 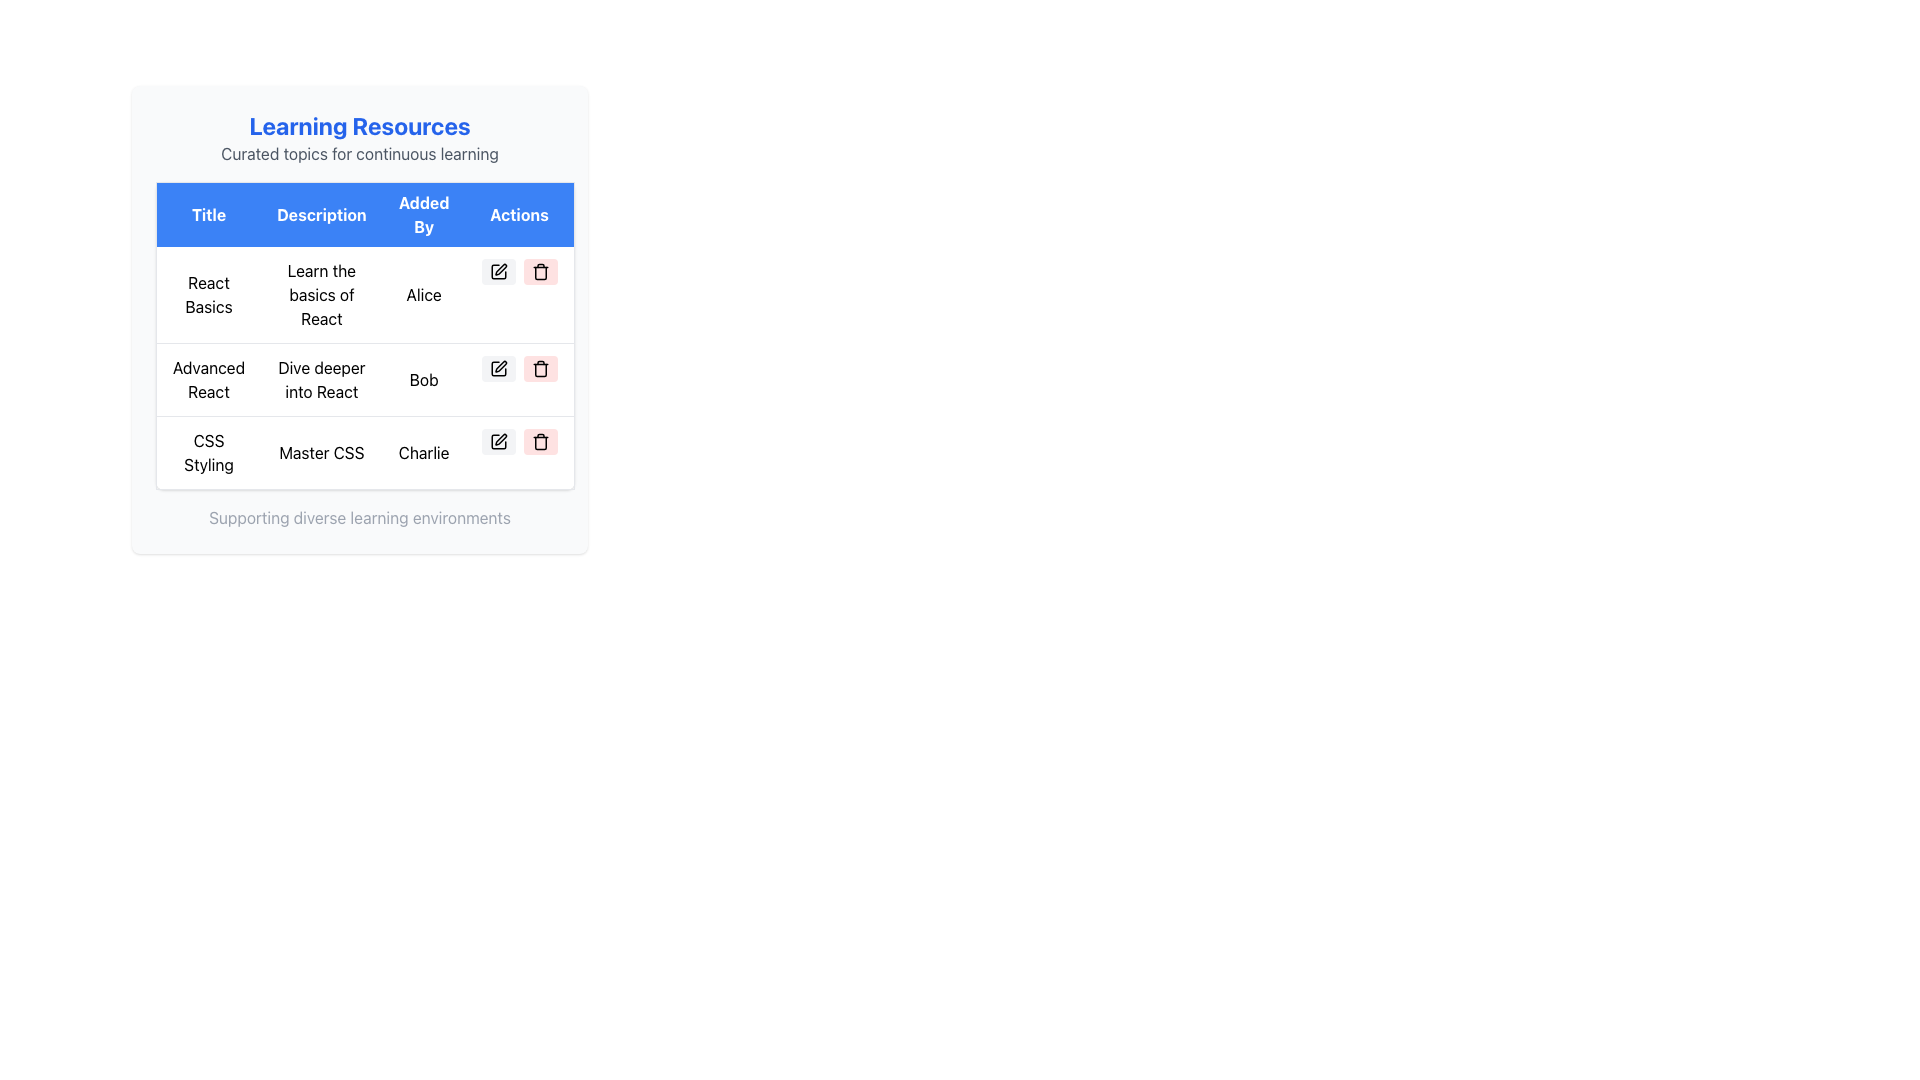 What do you see at coordinates (321, 214) in the screenshot?
I see `the 'Description' column header text label, which is the second column header in a four-column table layout, positioned between 'Title' and 'Added By'` at bounding box center [321, 214].